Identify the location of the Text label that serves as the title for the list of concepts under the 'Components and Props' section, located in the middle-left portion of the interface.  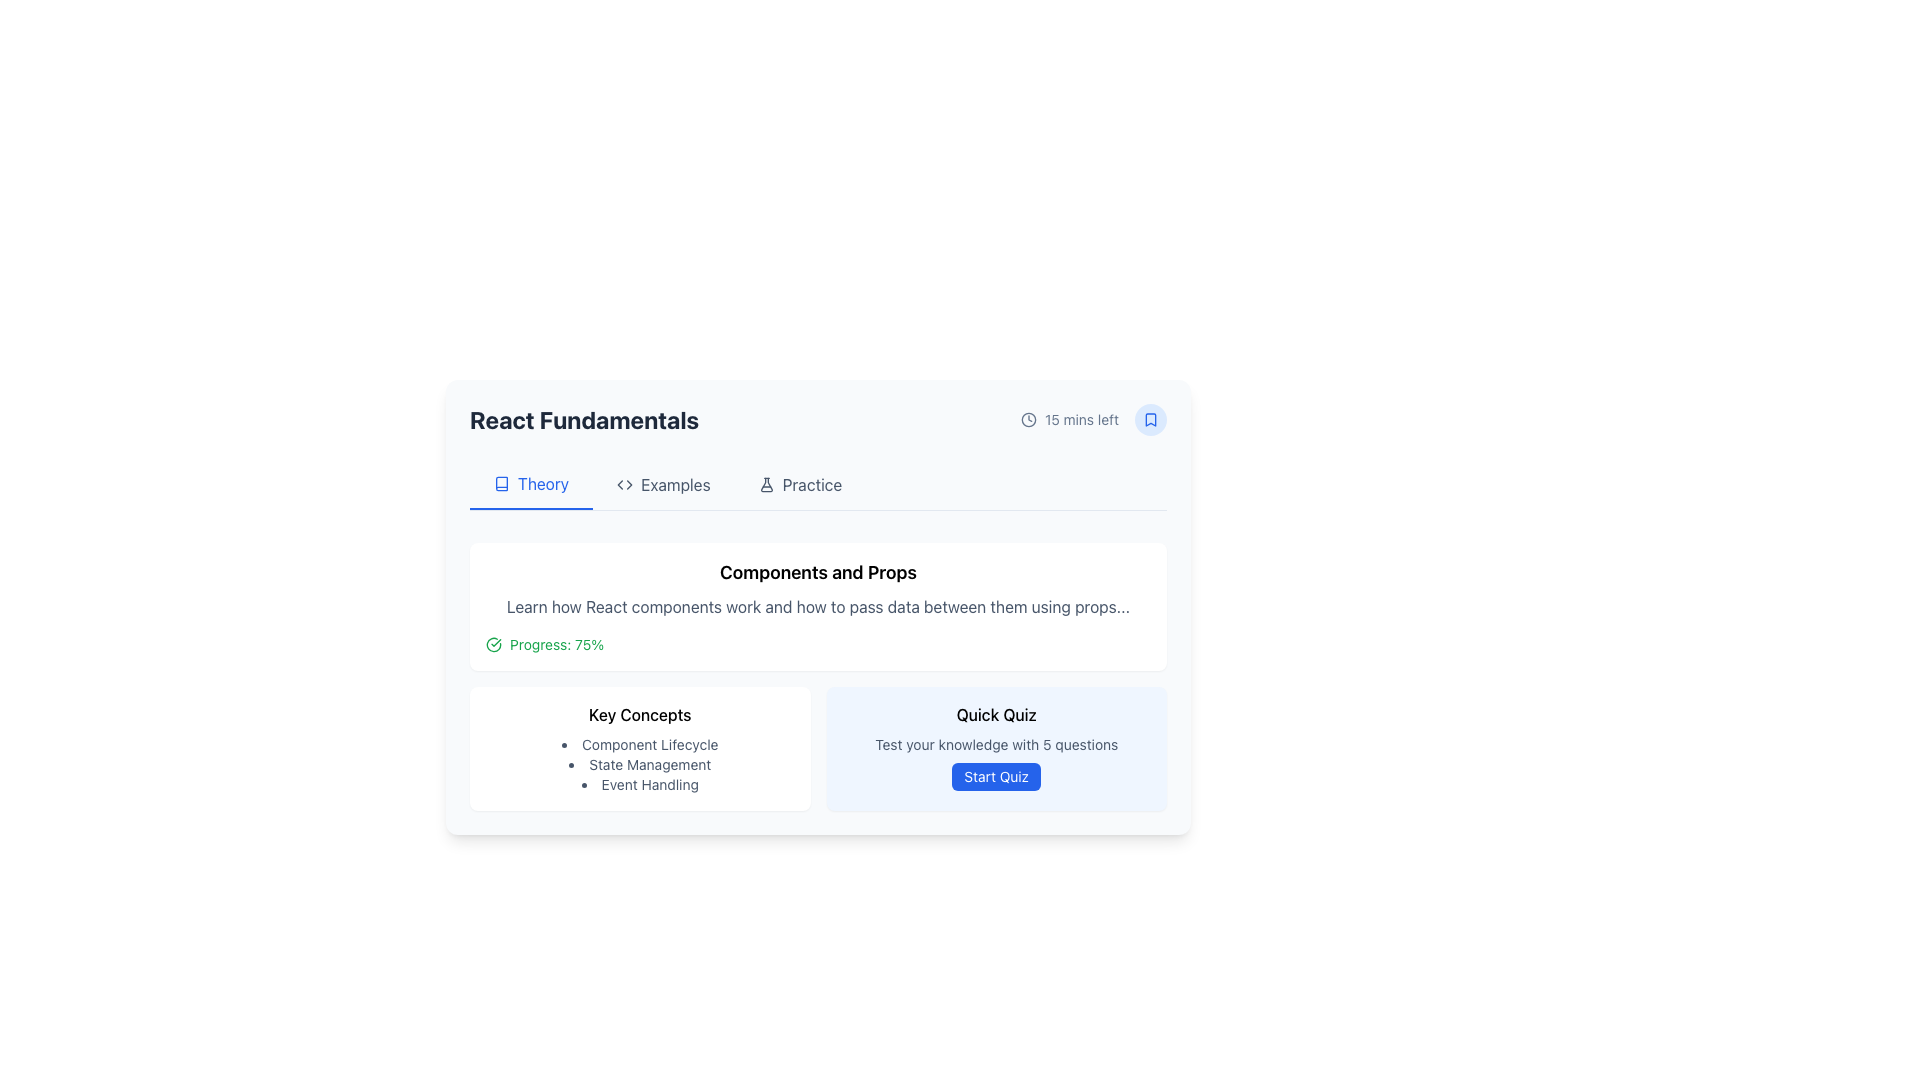
(640, 713).